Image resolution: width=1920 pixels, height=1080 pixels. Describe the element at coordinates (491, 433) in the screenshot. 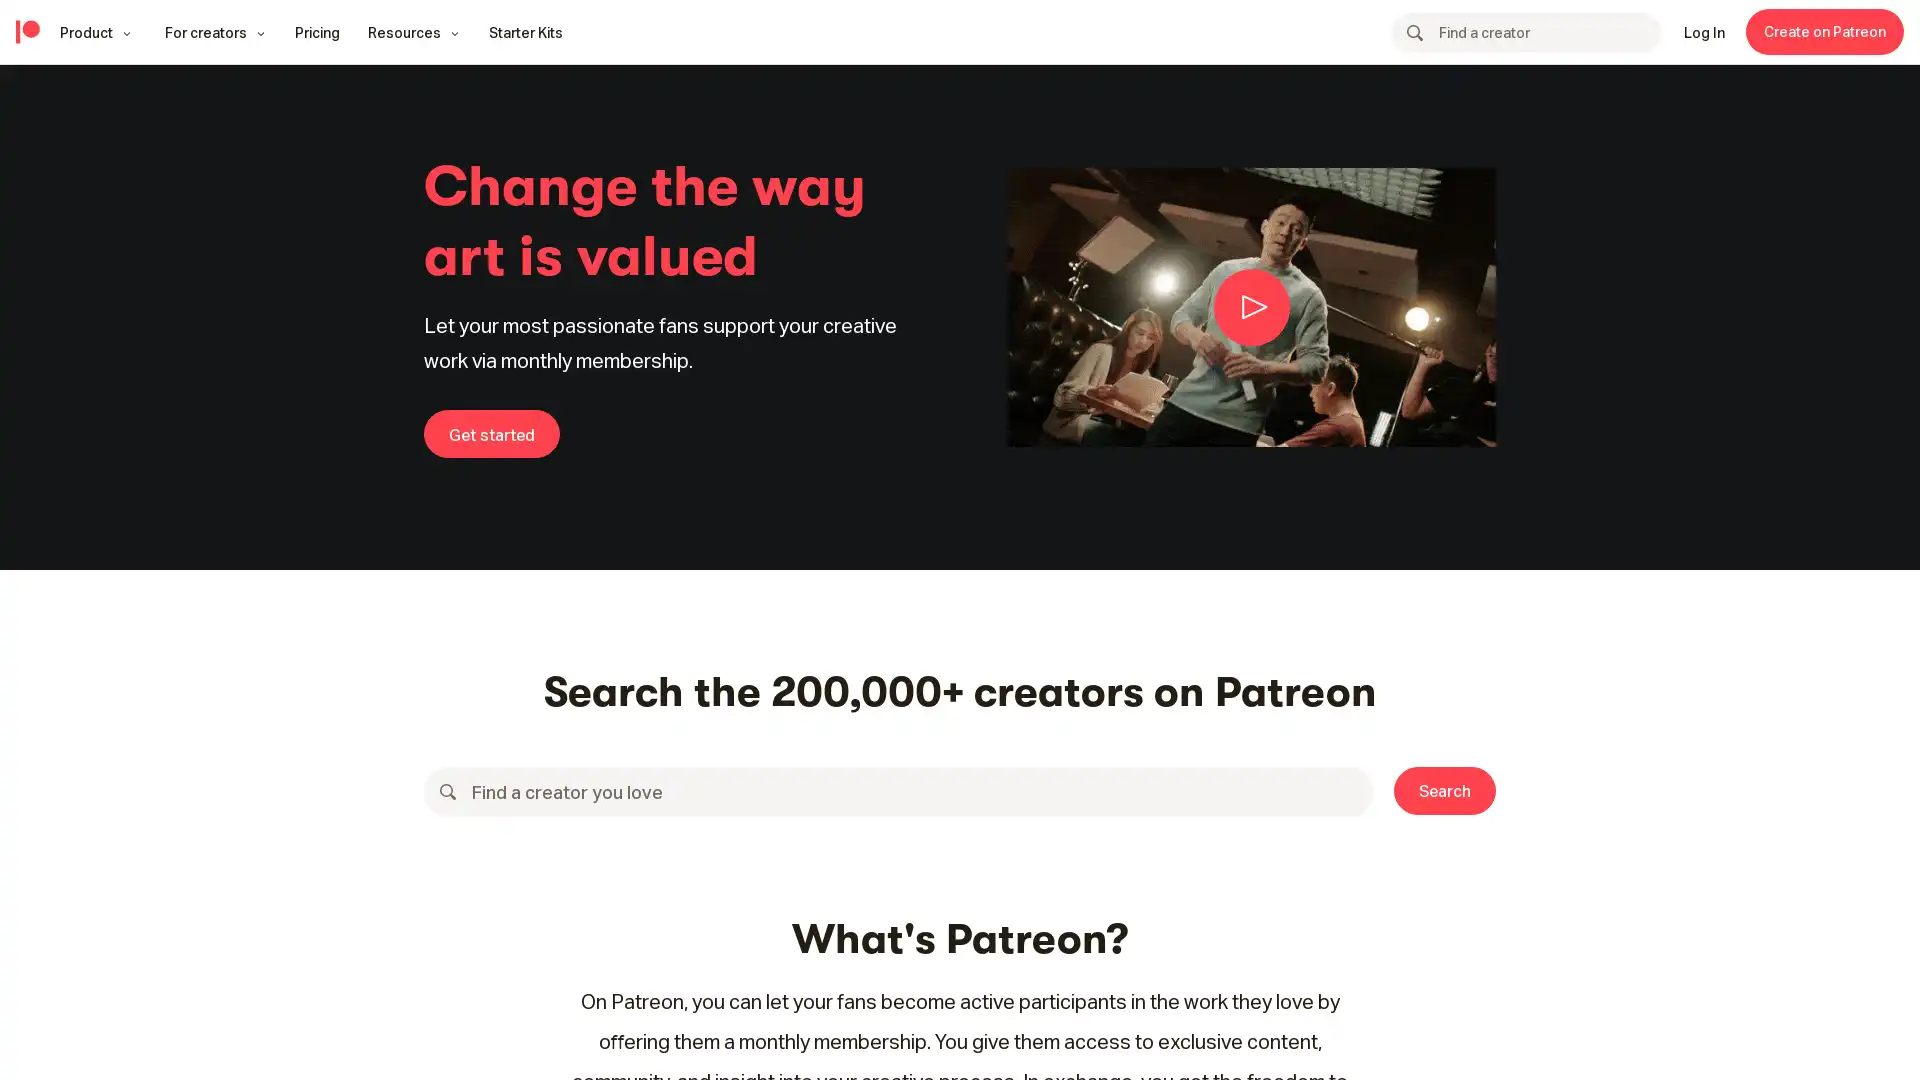

I see `Get started` at that location.